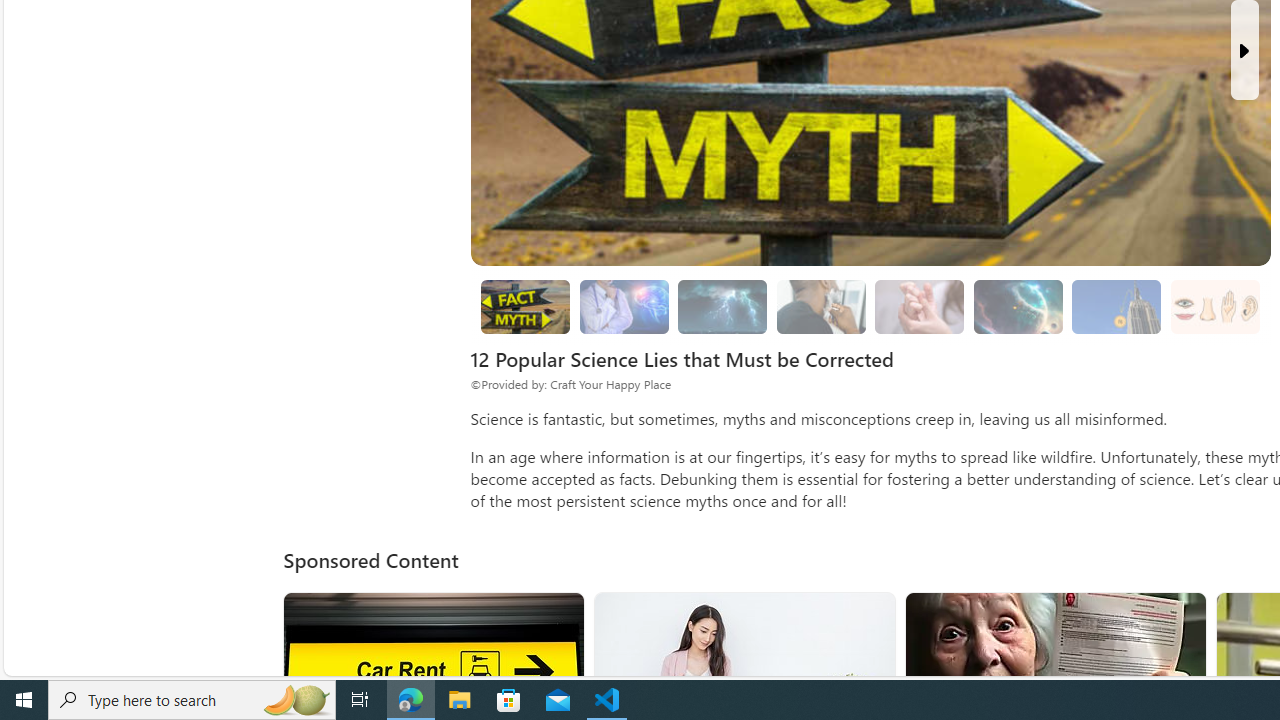  I want to click on 'Space Myths', so click(1017, 307).